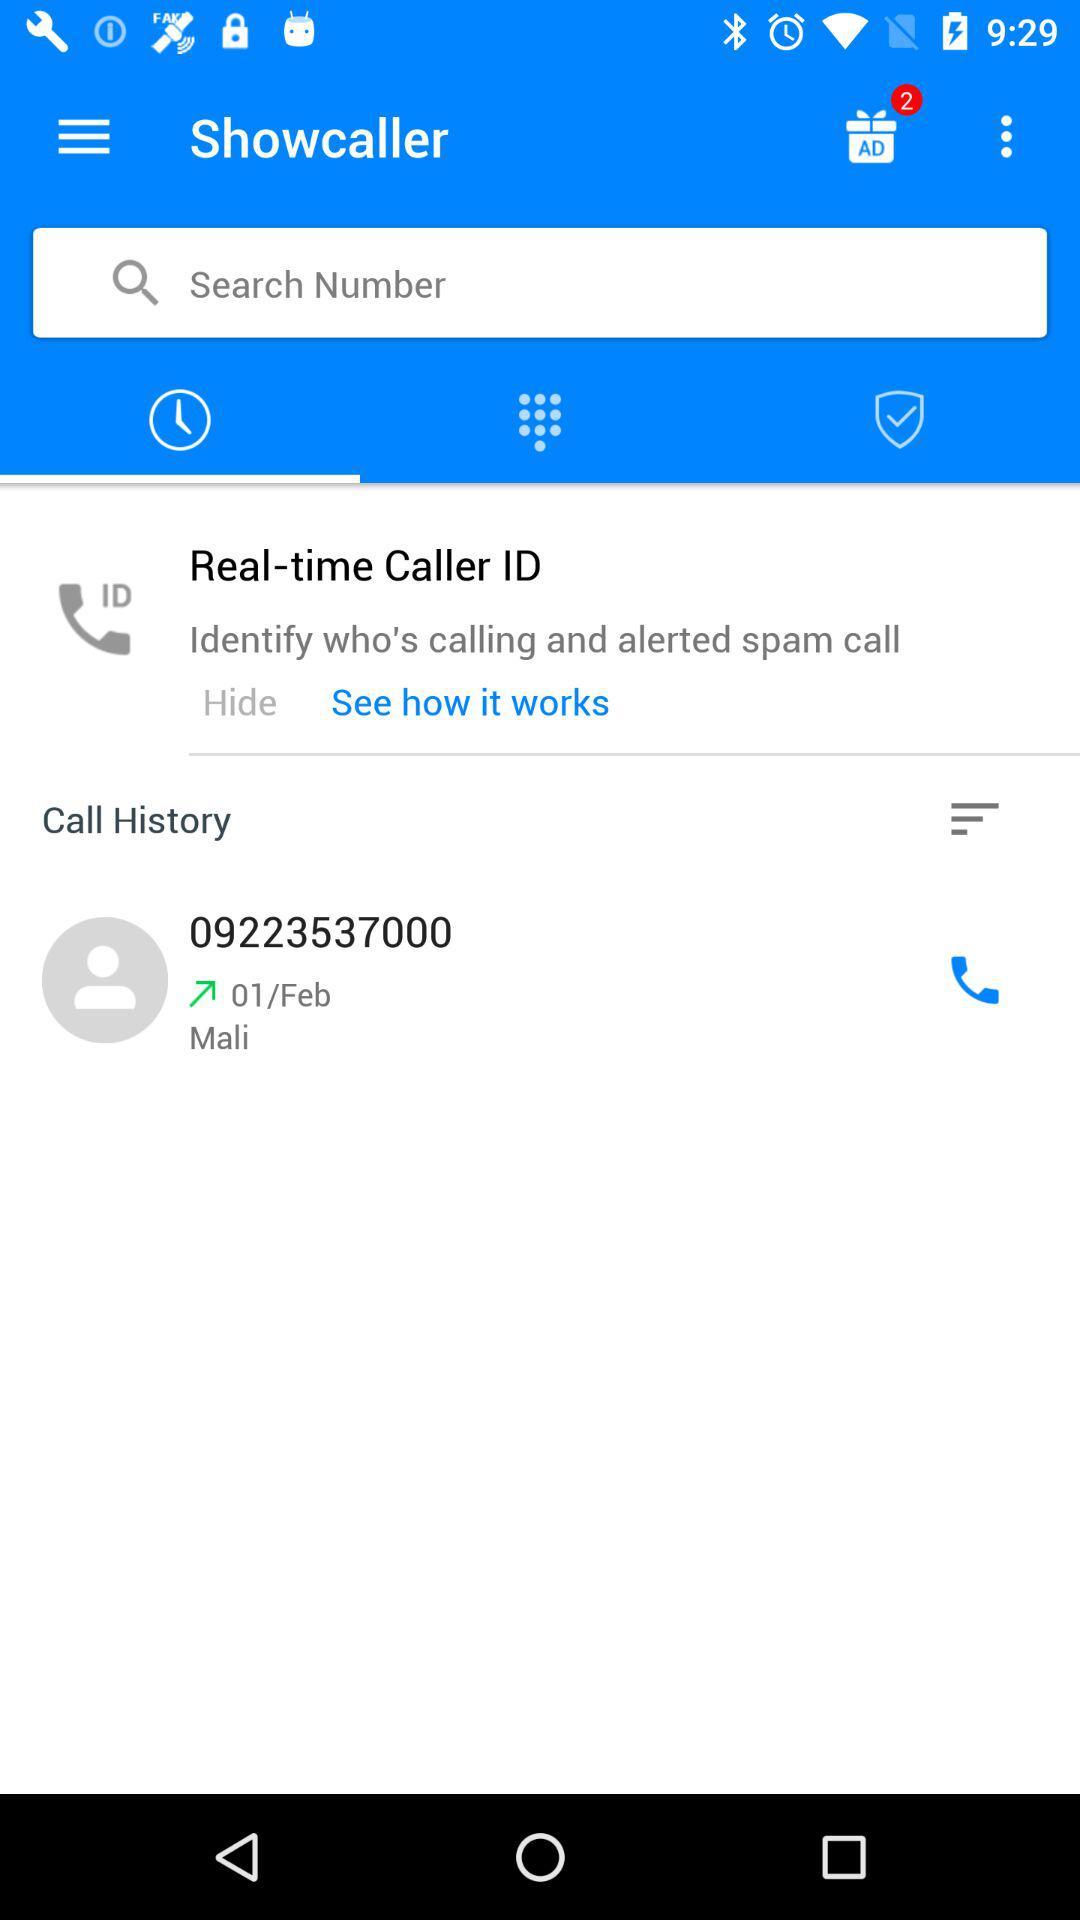 Image resolution: width=1080 pixels, height=1920 pixels. Describe the element at coordinates (540, 419) in the screenshot. I see `open numerical keypad` at that location.